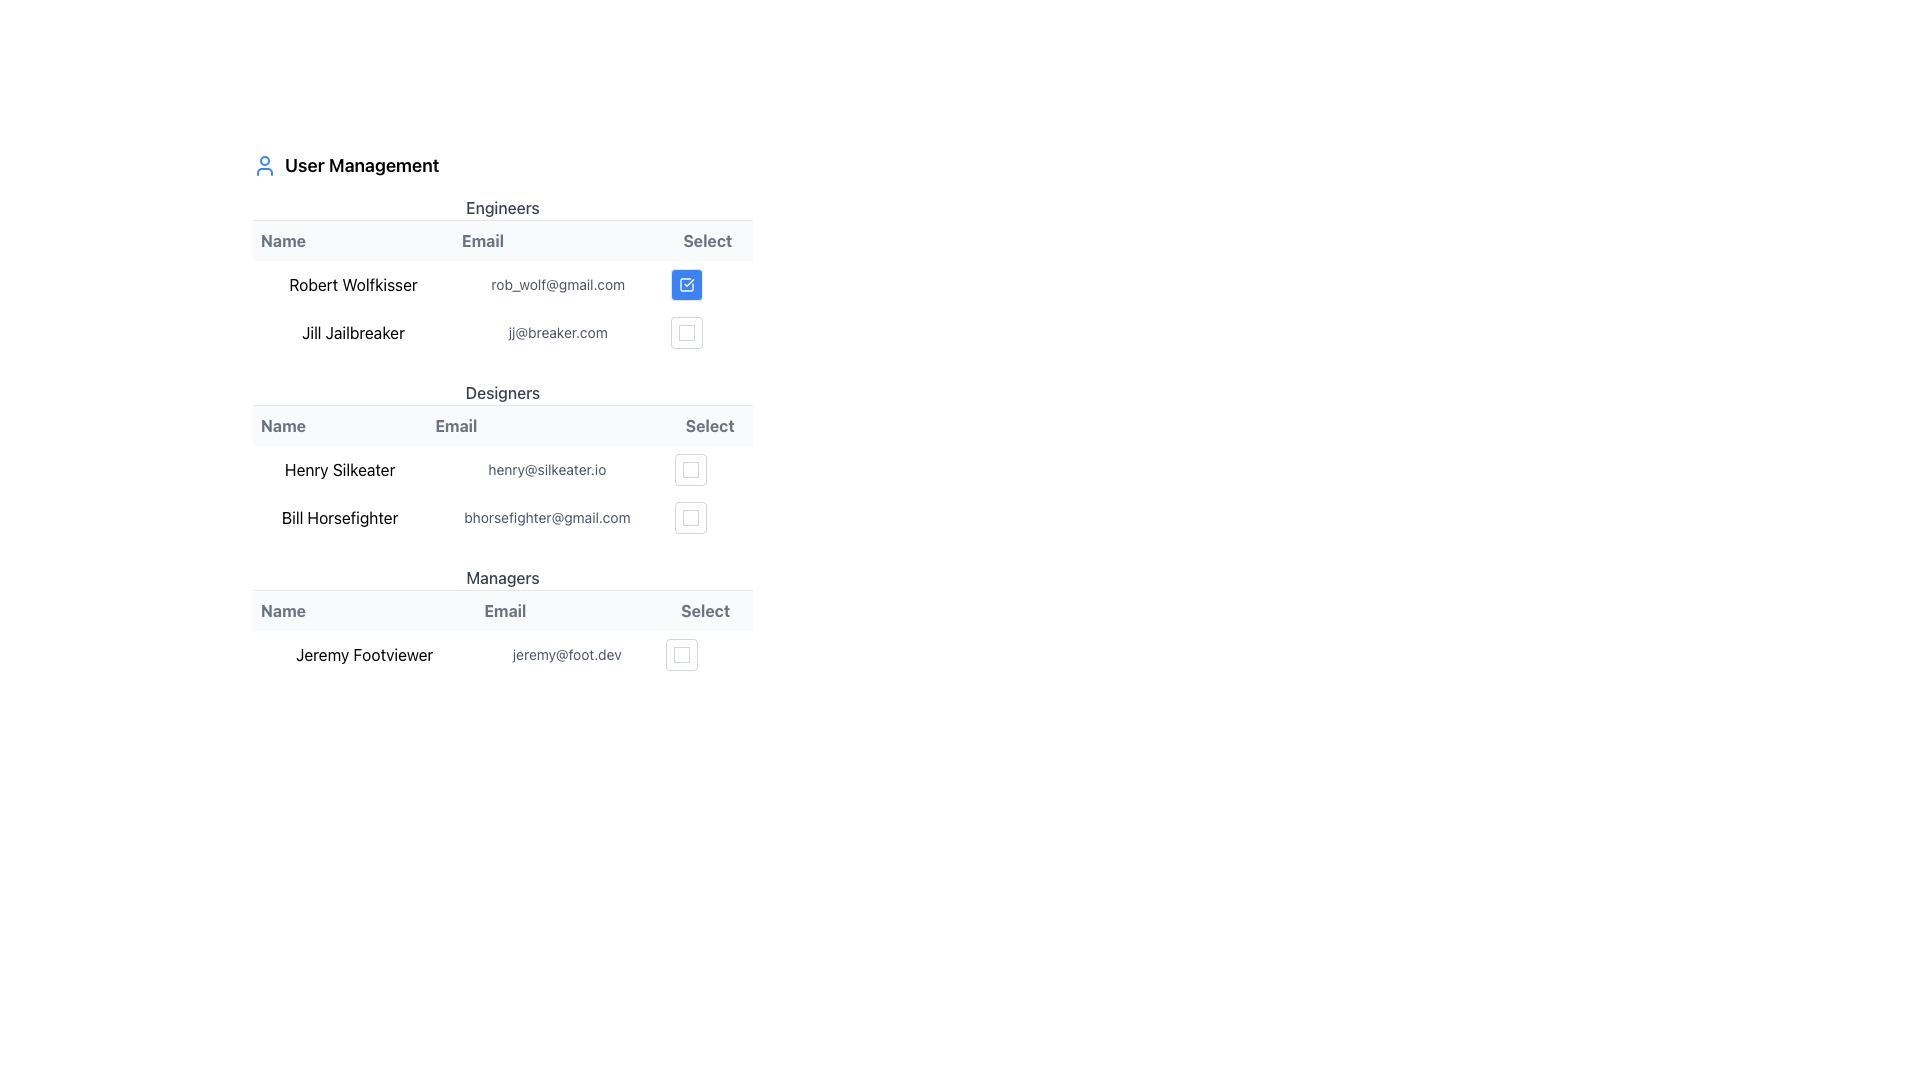 The image size is (1920, 1080). Describe the element at coordinates (710, 516) in the screenshot. I see `the checkbox-like button in the 'Select' column next to the 'Bill Horsefighter' entry under the 'Designers' section` at that location.